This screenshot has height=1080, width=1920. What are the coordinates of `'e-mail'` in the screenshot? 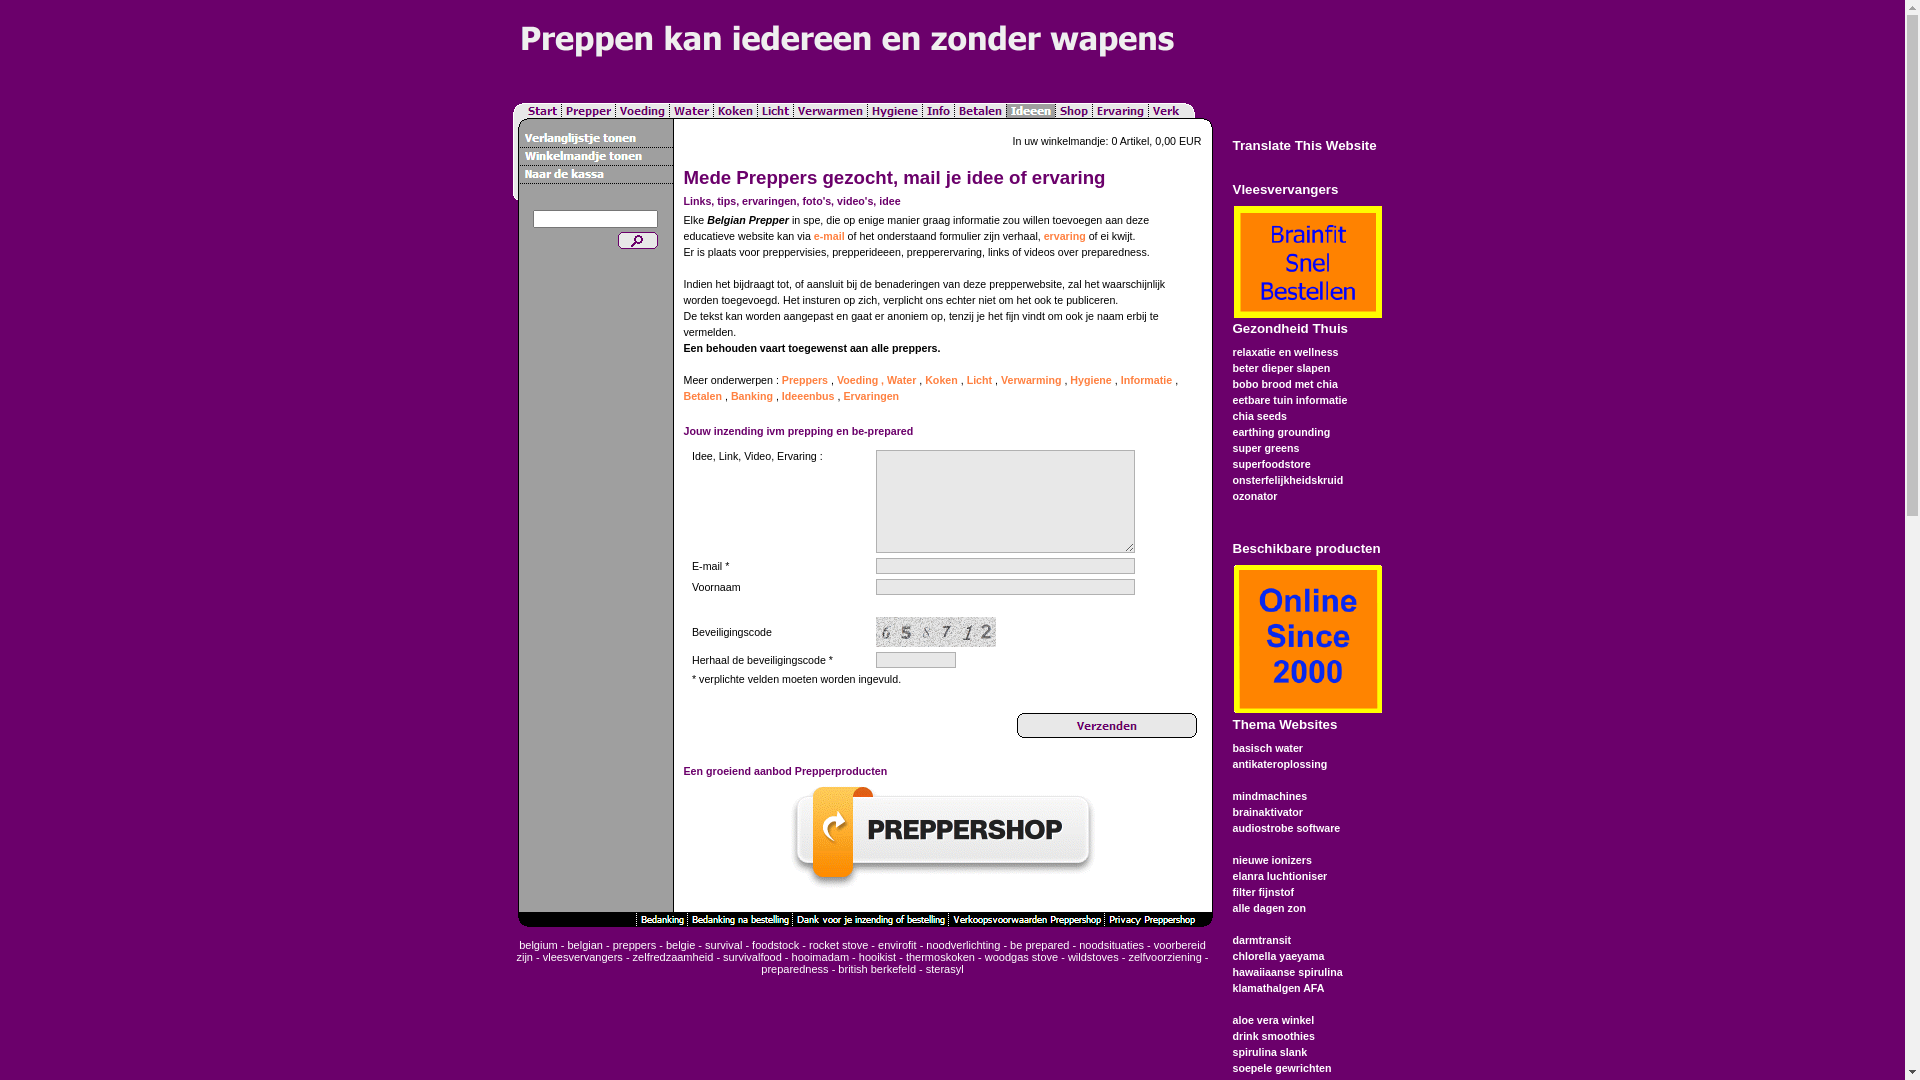 It's located at (829, 234).